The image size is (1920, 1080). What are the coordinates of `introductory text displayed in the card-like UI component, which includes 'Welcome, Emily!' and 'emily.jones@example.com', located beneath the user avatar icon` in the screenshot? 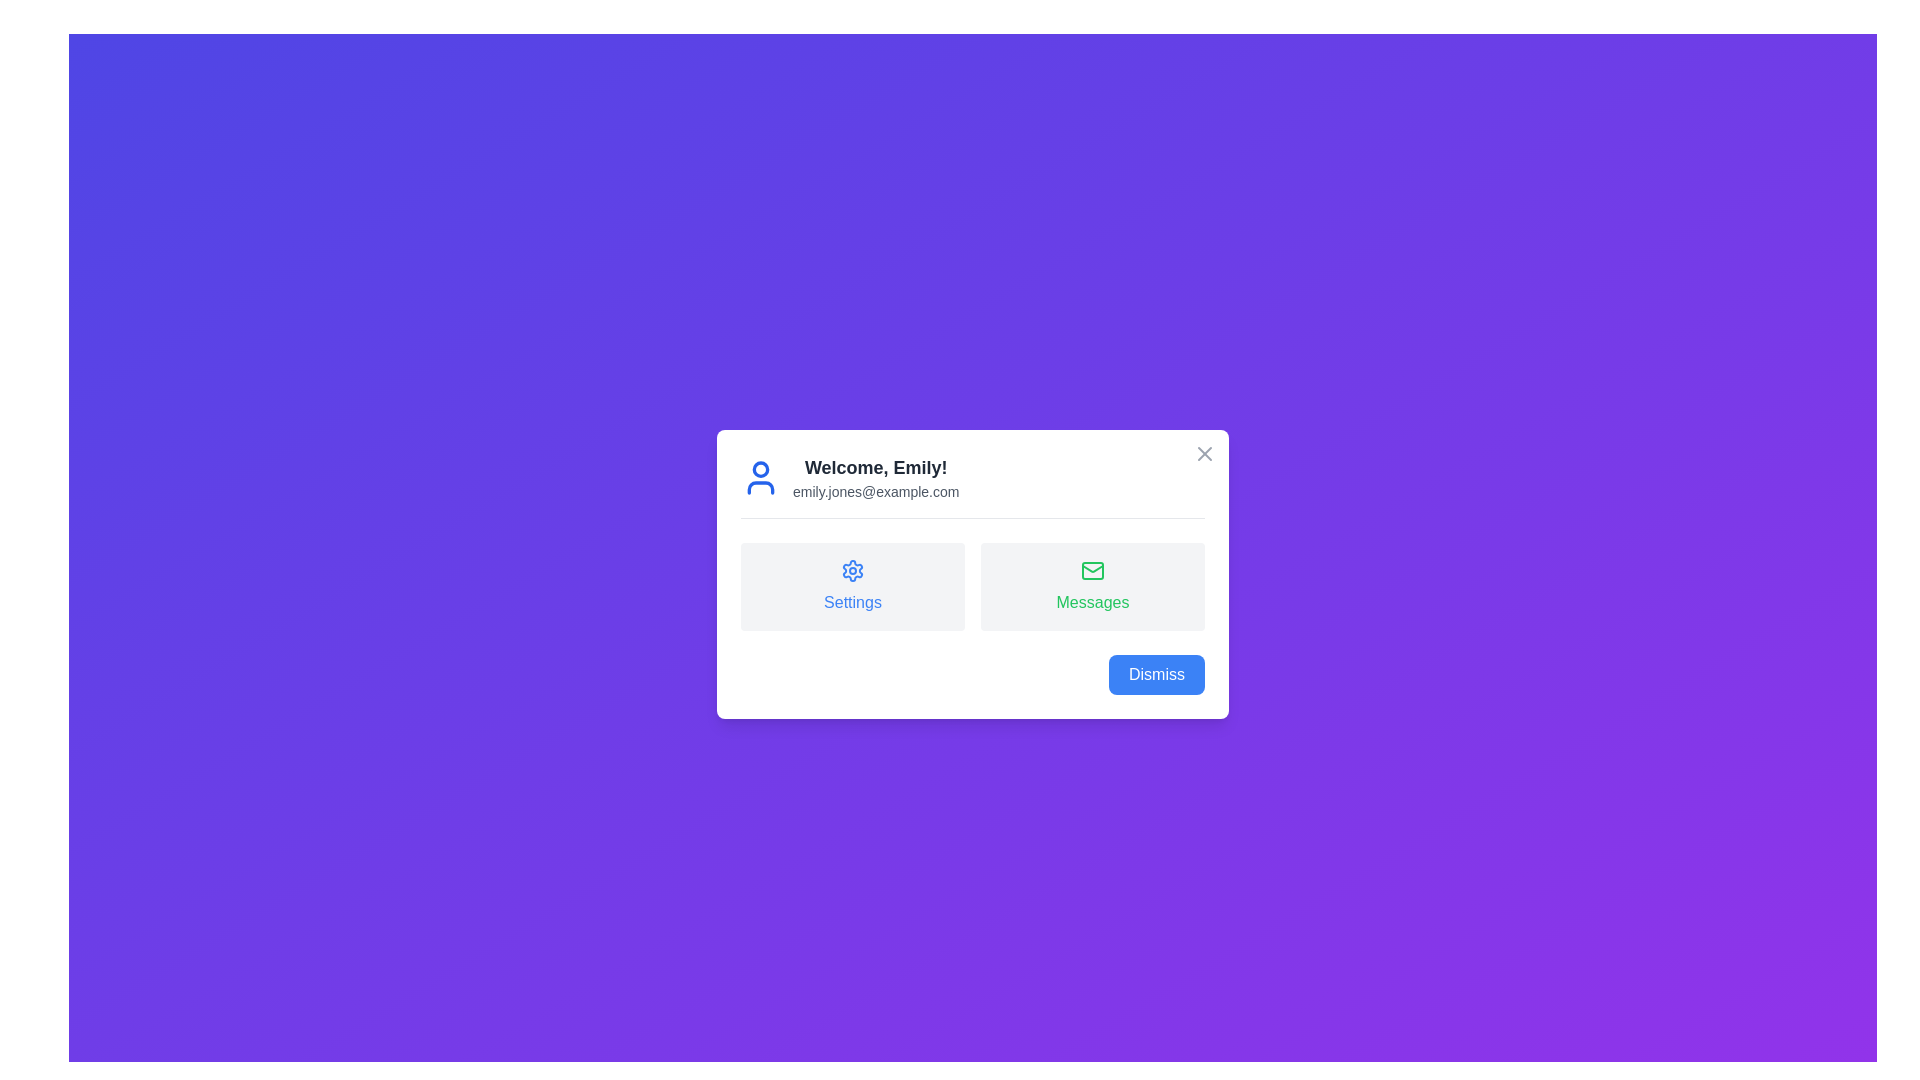 It's located at (876, 477).